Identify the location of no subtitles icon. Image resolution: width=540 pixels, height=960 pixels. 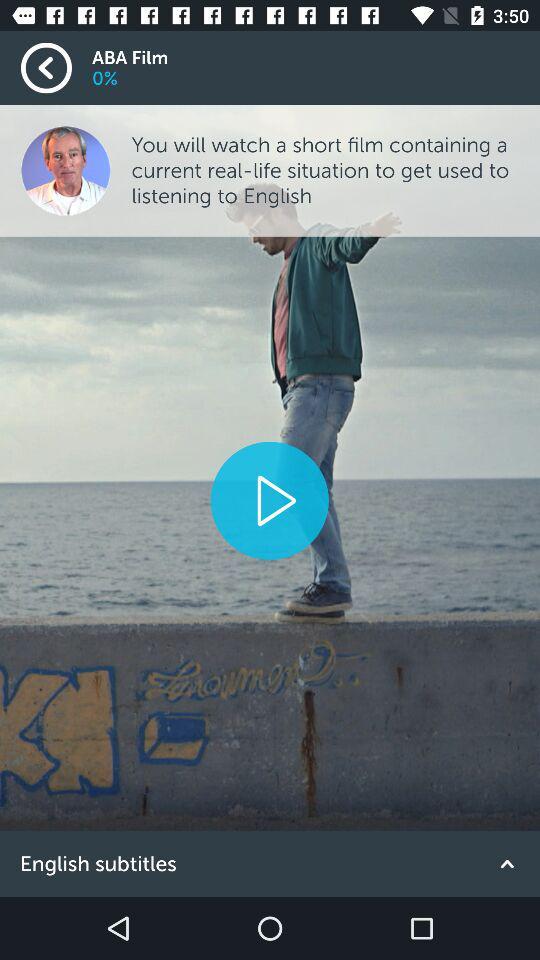
(270, 863).